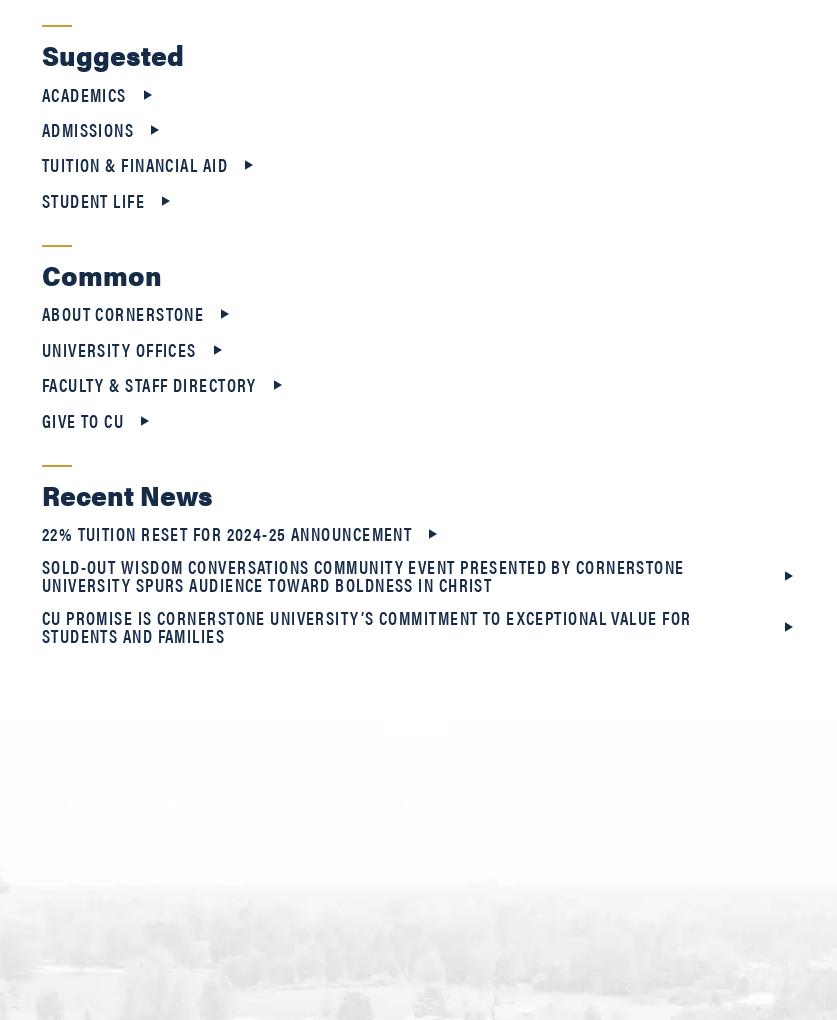  Describe the element at coordinates (147, 384) in the screenshot. I see `'Faculty & Staff Directory'` at that location.